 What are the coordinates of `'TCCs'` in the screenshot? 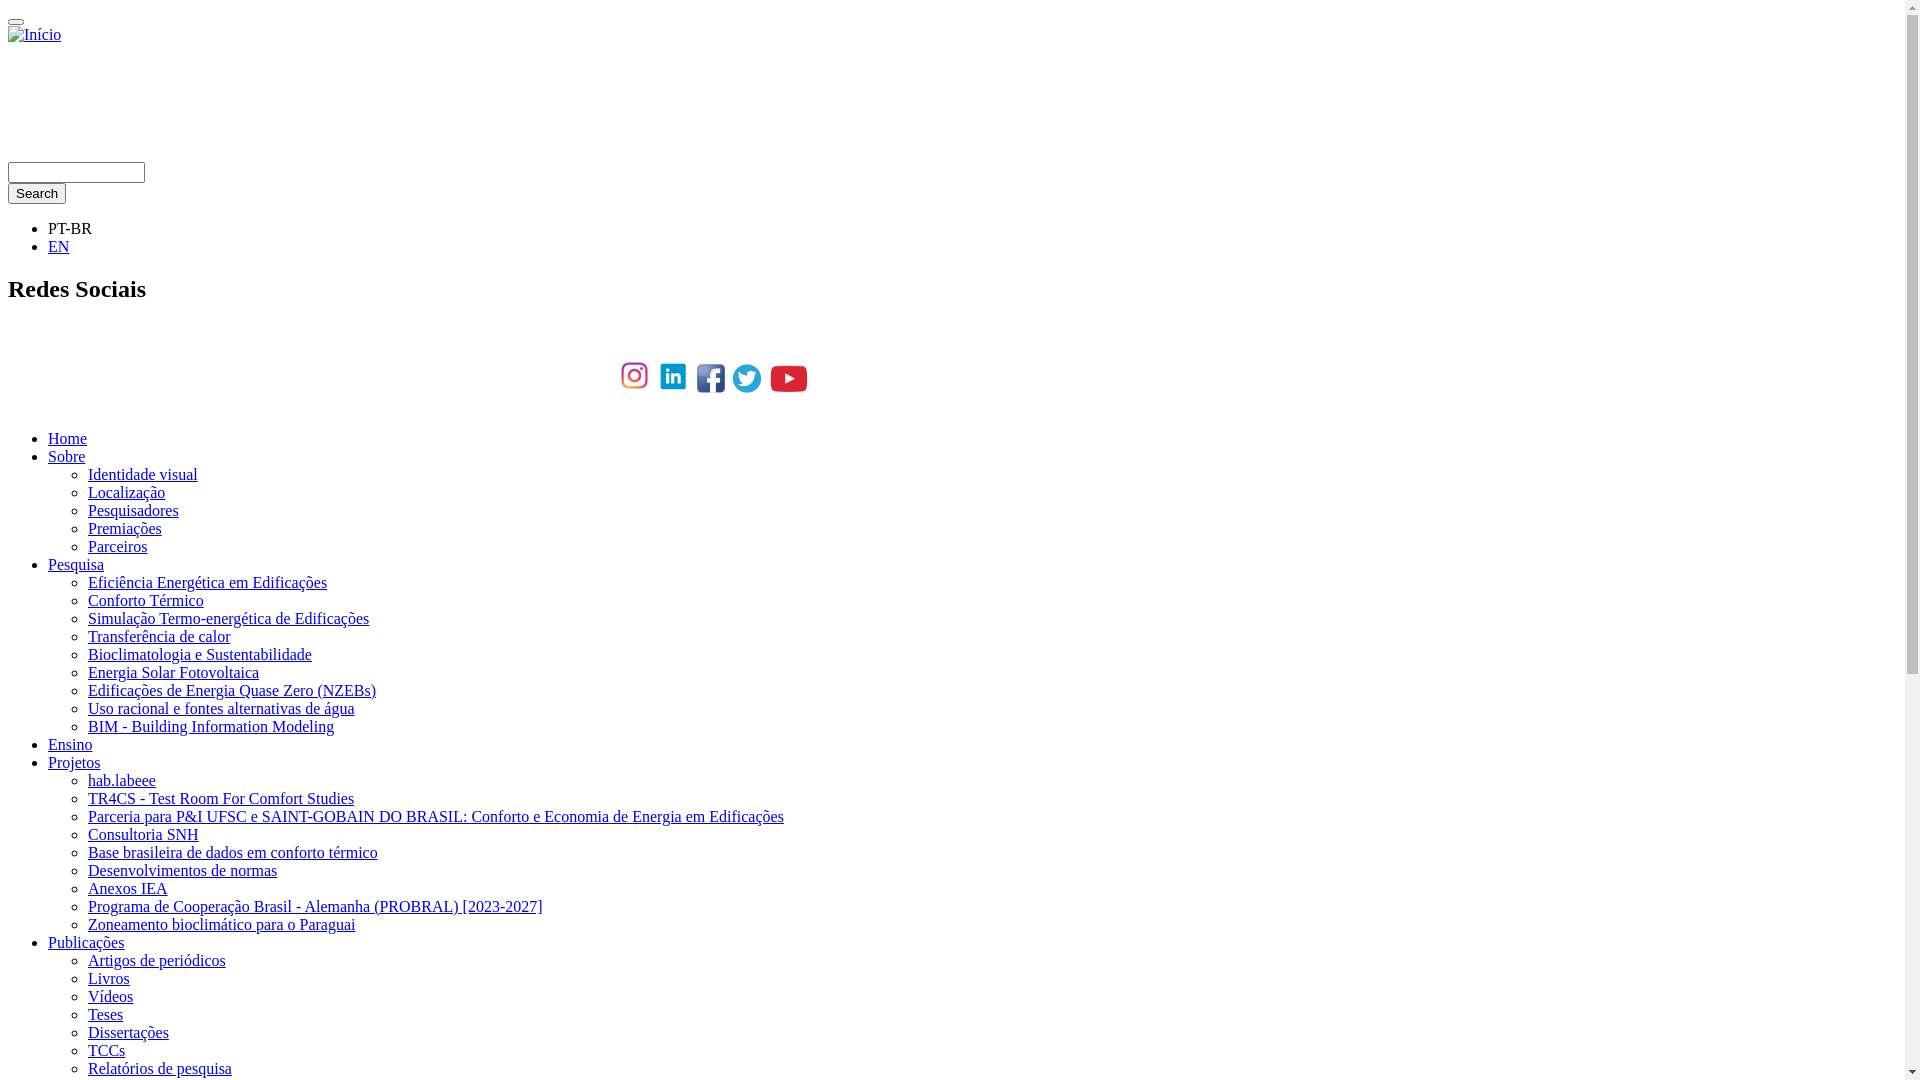 It's located at (105, 1049).